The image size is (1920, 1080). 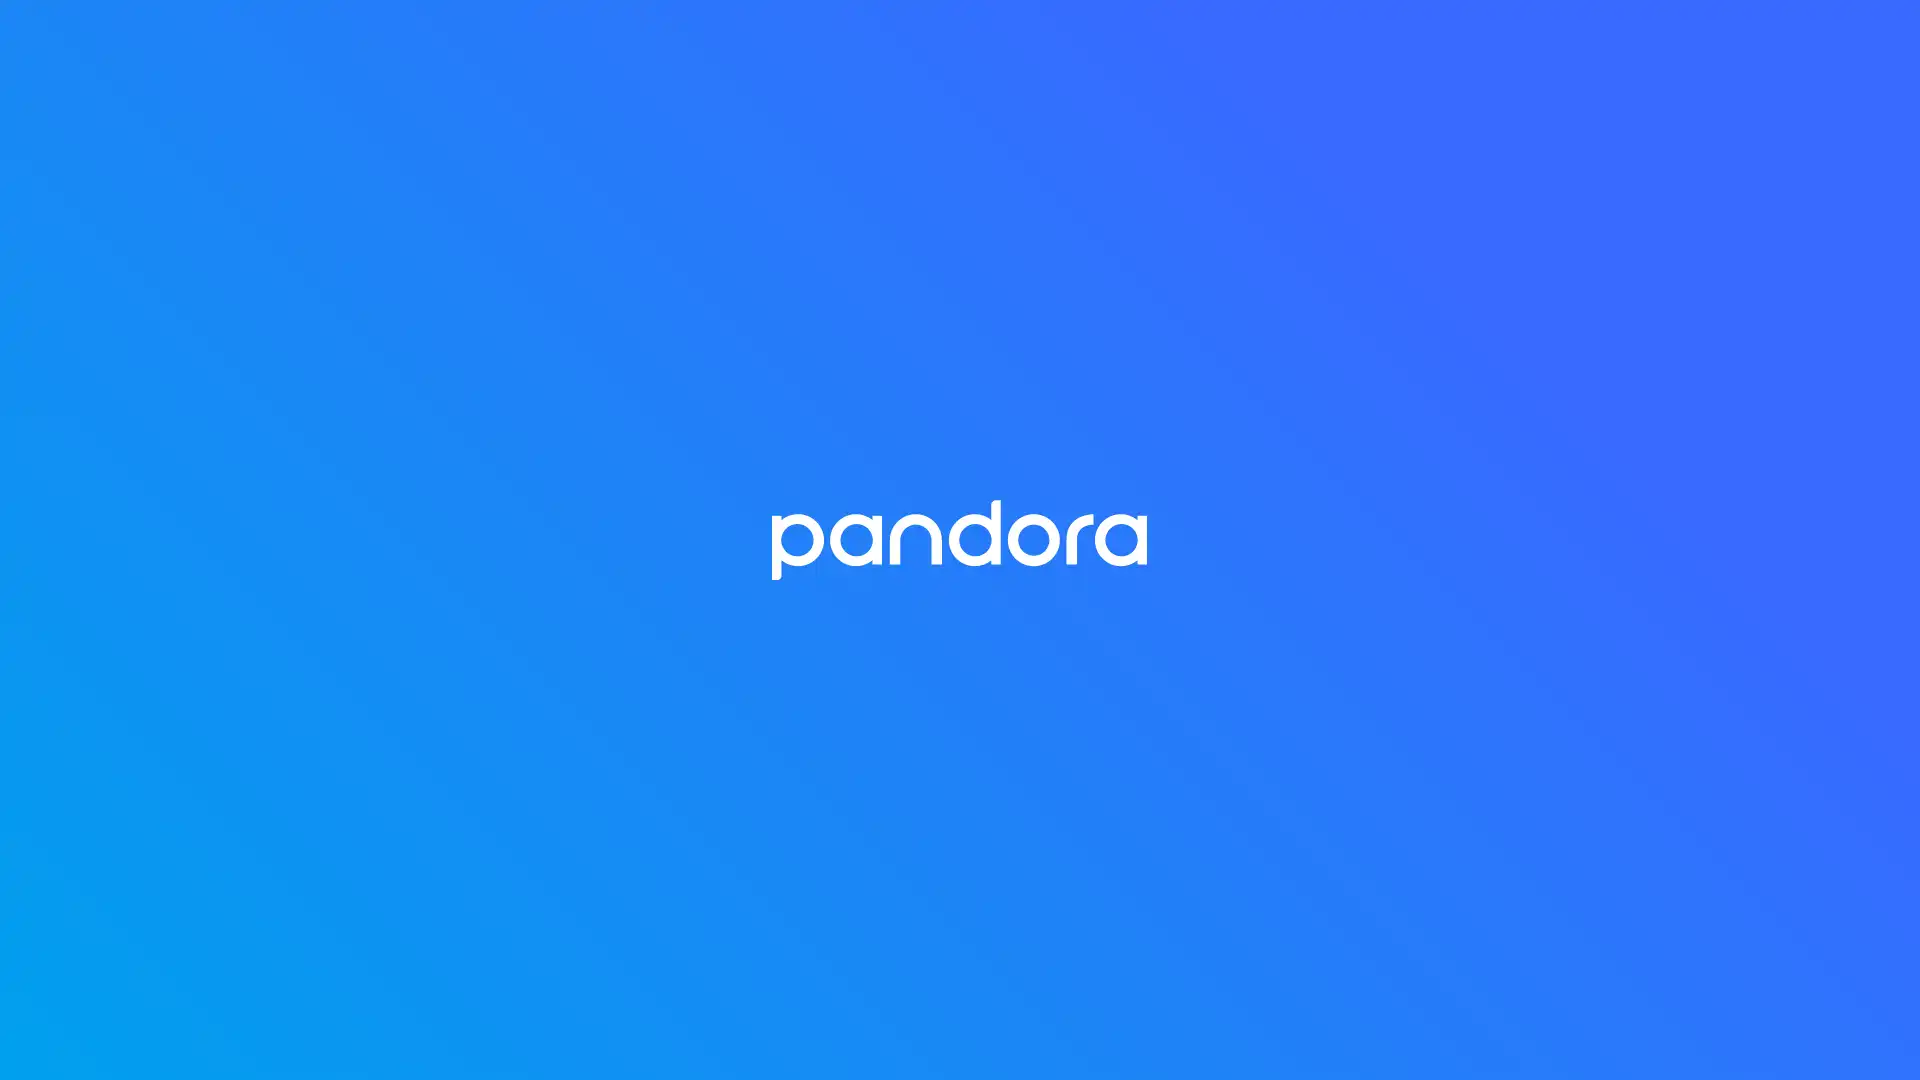 What do you see at coordinates (1140, 333) in the screenshot?
I see `Get 60 Days Free` at bounding box center [1140, 333].